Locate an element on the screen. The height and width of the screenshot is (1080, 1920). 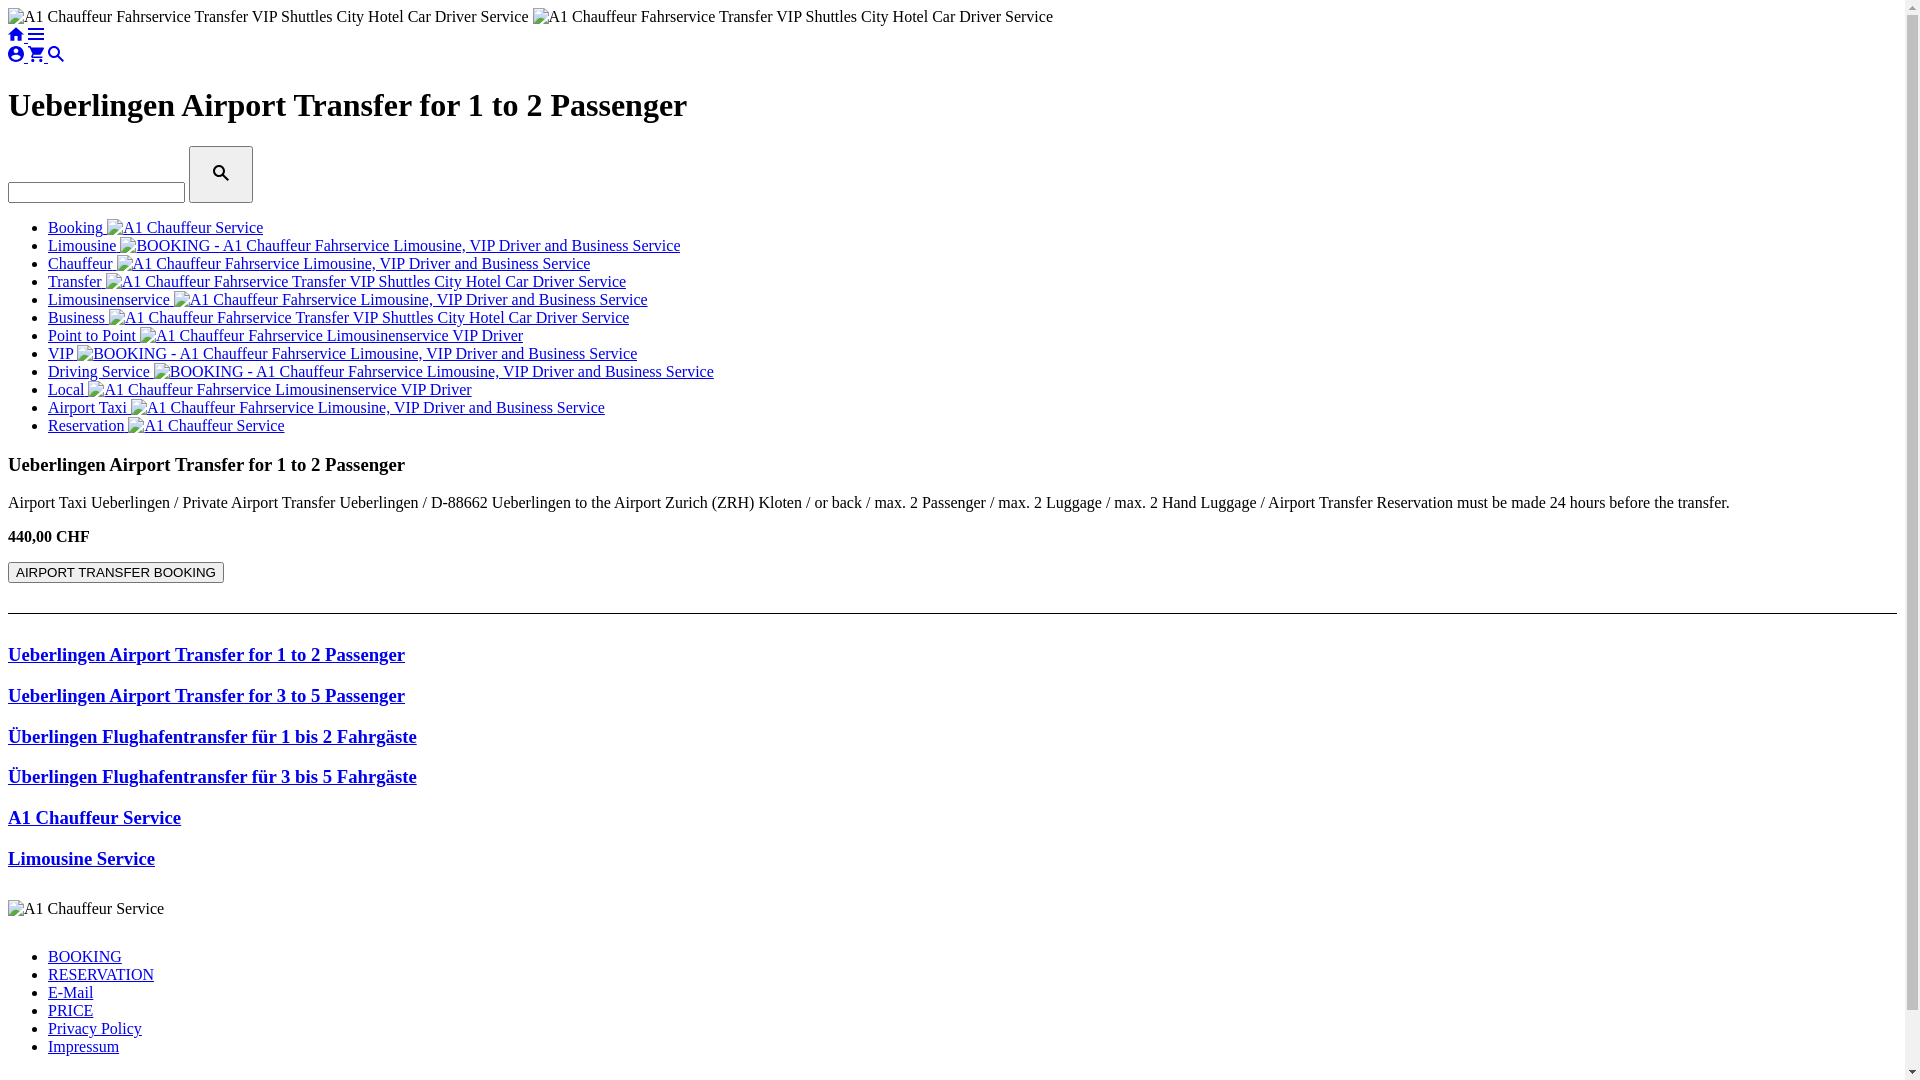
'Reservation' is located at coordinates (48, 424).